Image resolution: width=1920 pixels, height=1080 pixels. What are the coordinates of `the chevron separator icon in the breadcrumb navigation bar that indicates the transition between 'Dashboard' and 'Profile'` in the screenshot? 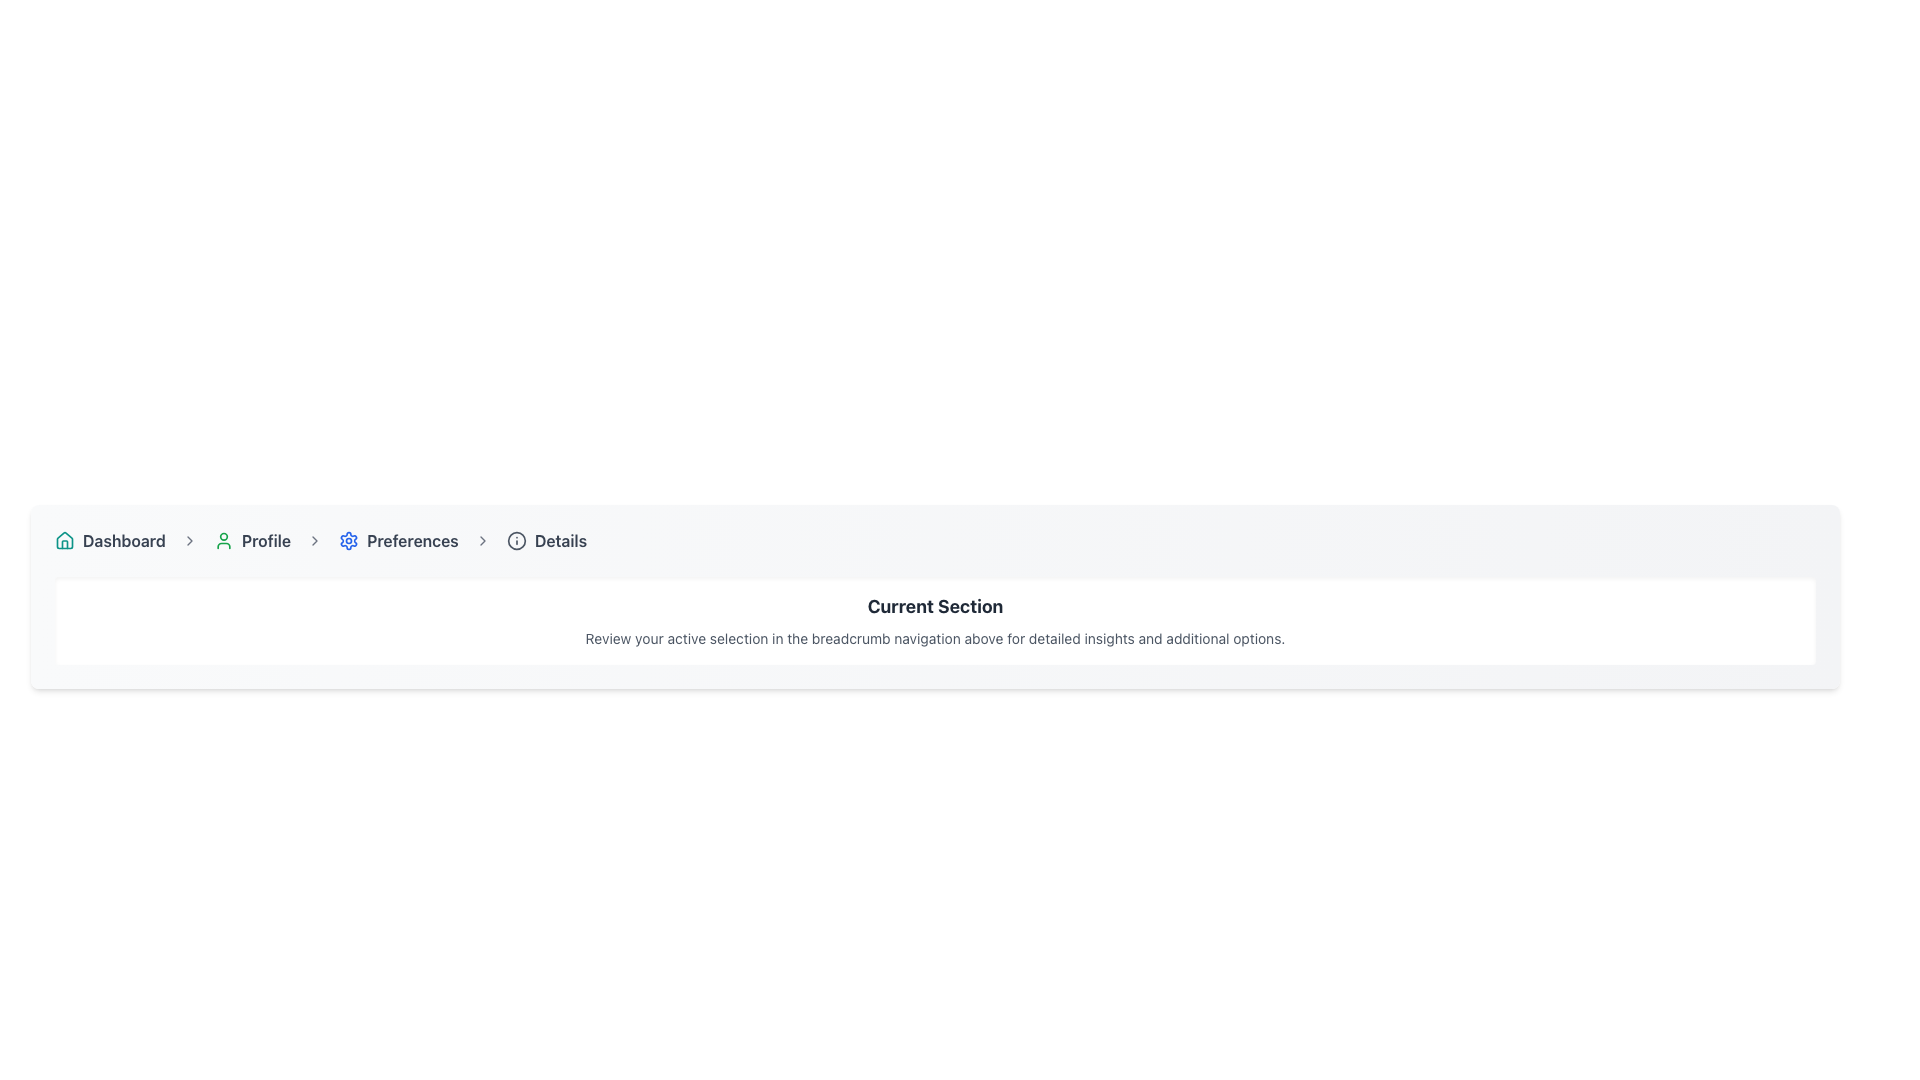 It's located at (189, 540).